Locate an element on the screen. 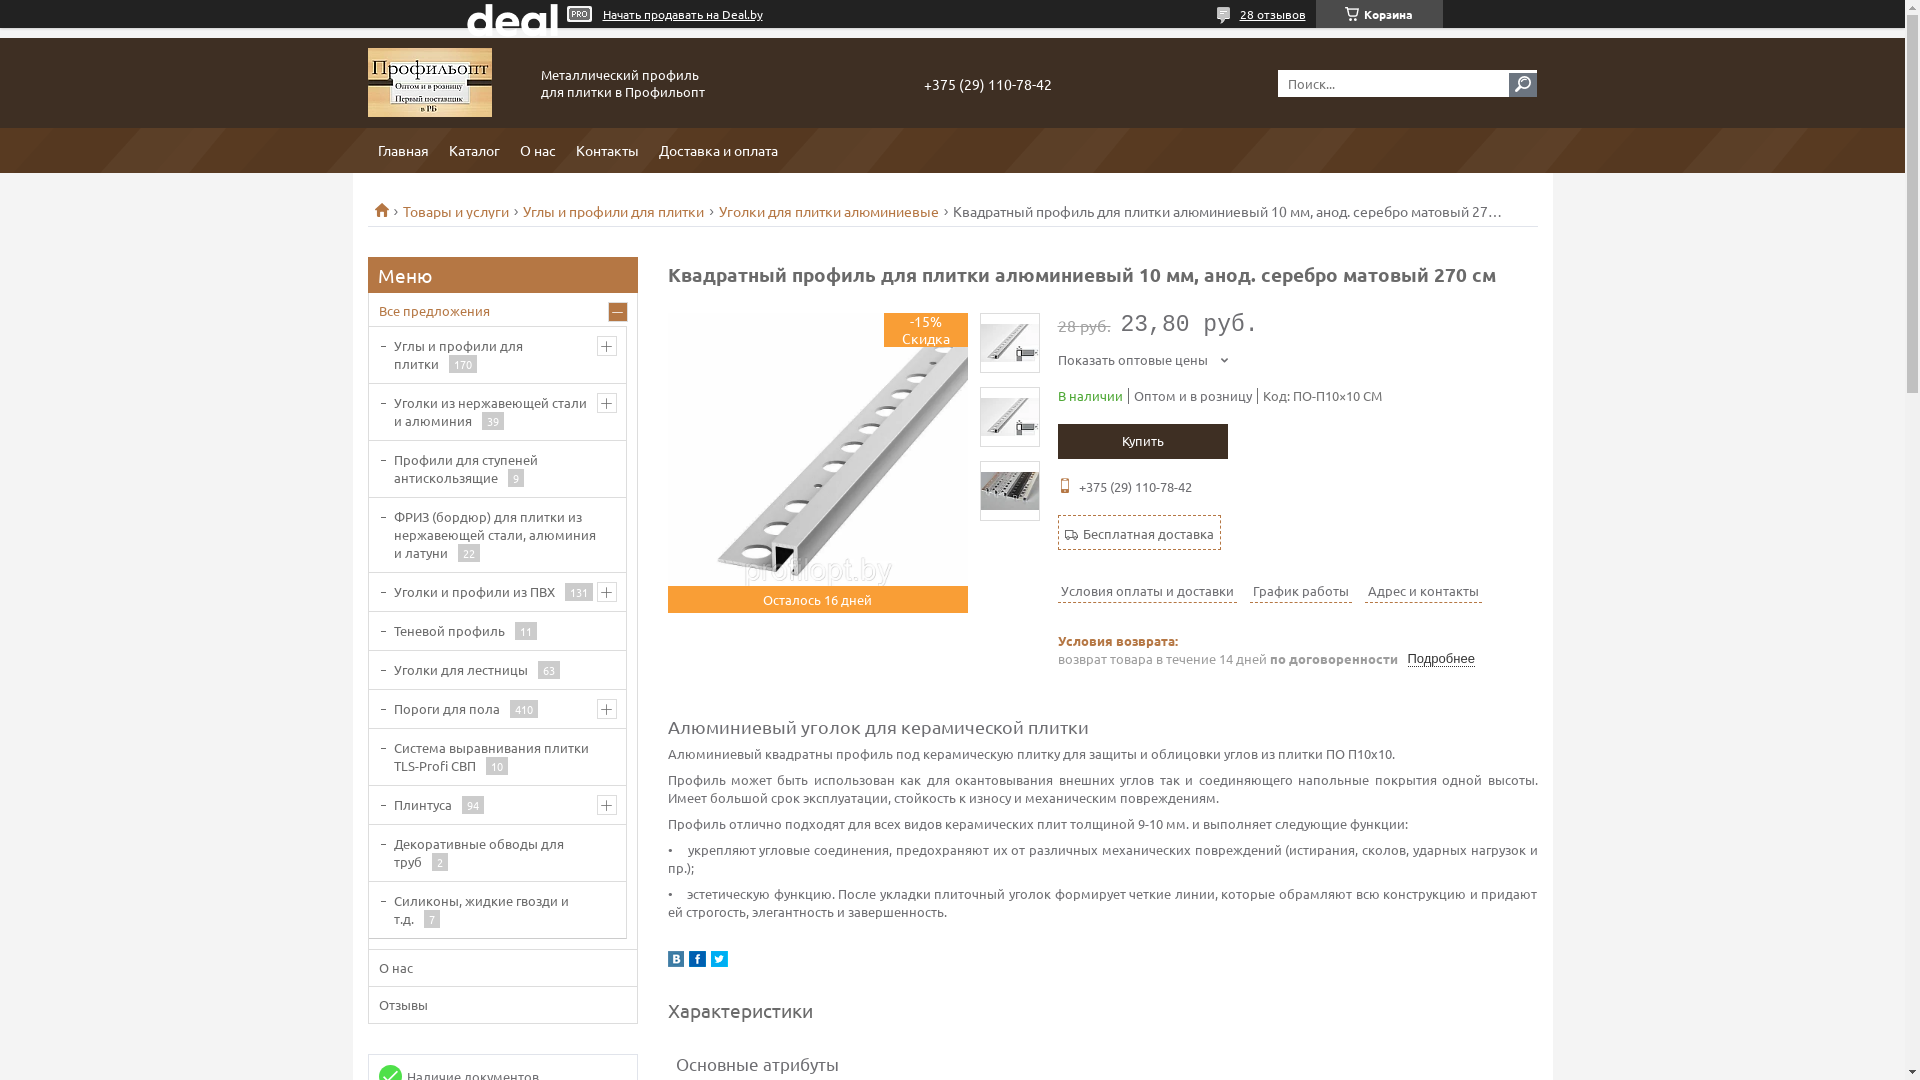 The image size is (1920, 1080). 'twitter' is located at coordinates (718, 960).